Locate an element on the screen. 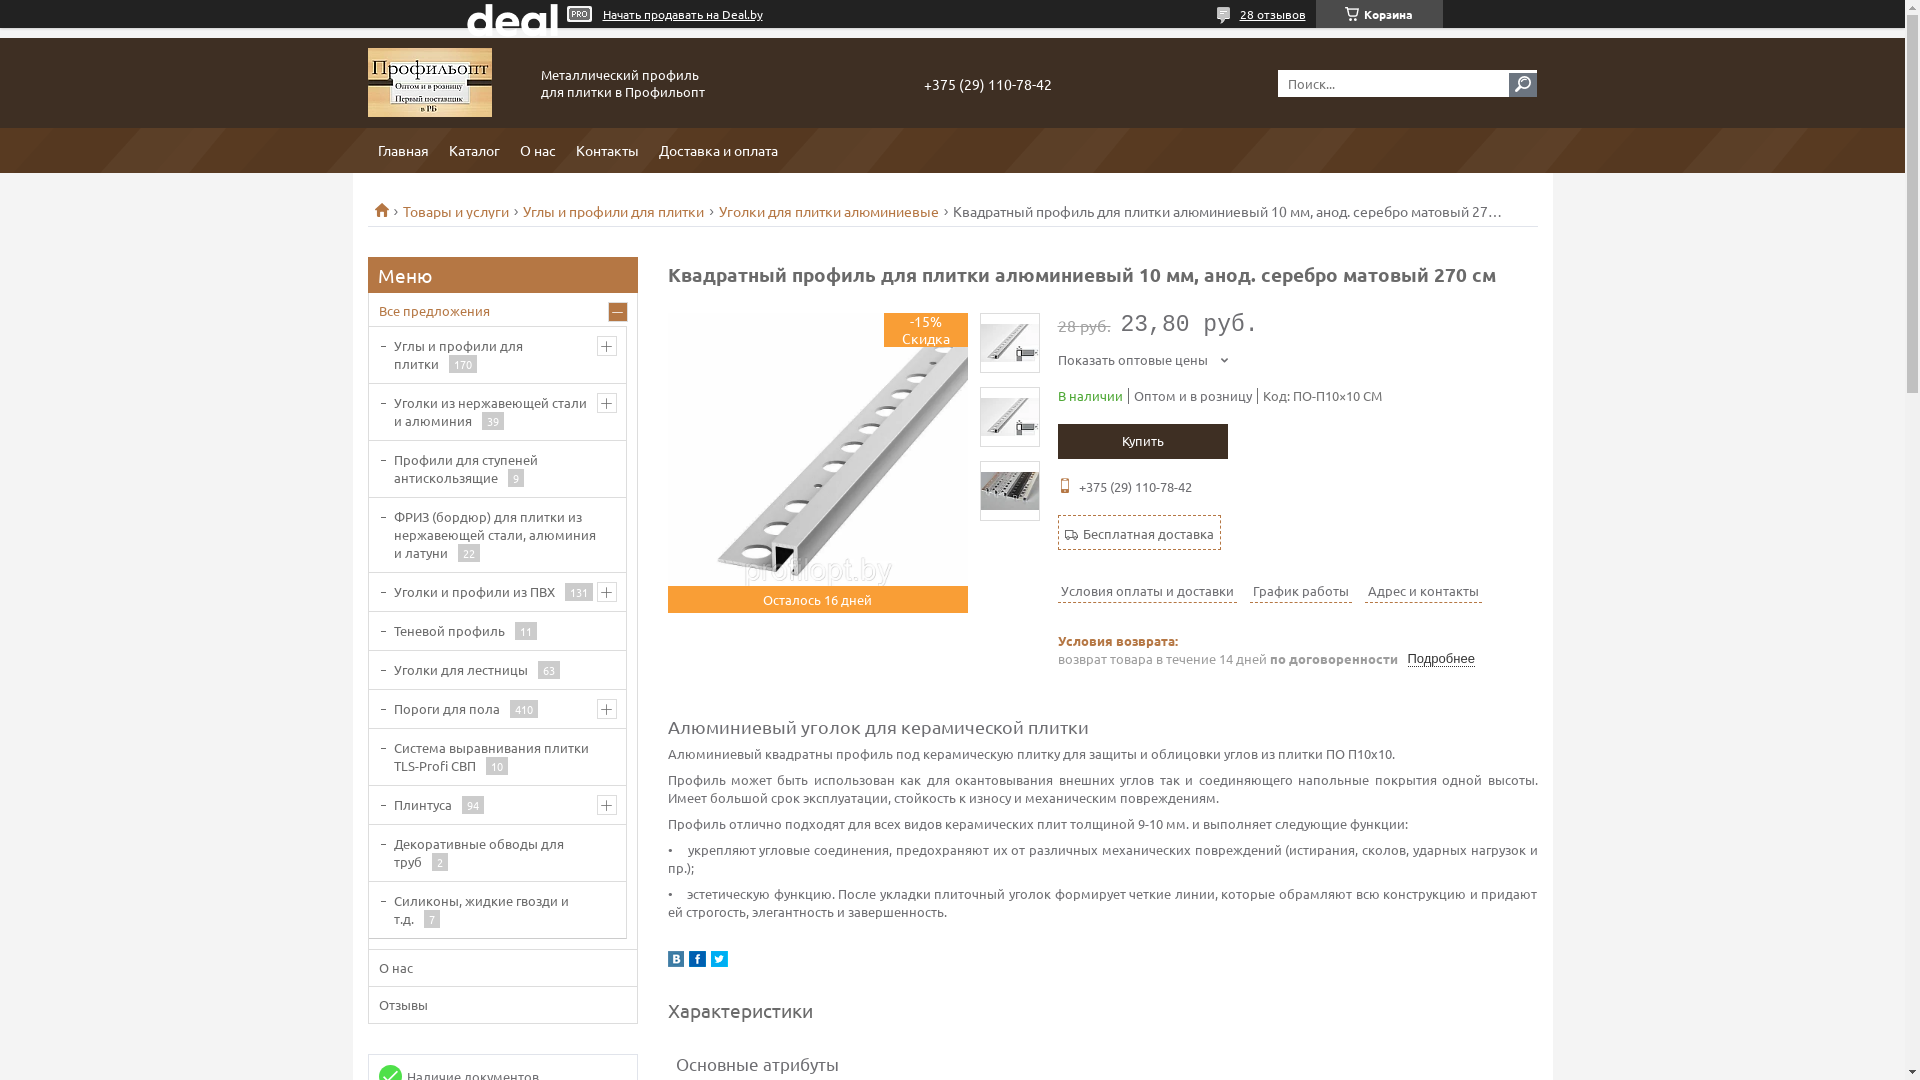 The image size is (1920, 1080). 'twitter' is located at coordinates (718, 960).